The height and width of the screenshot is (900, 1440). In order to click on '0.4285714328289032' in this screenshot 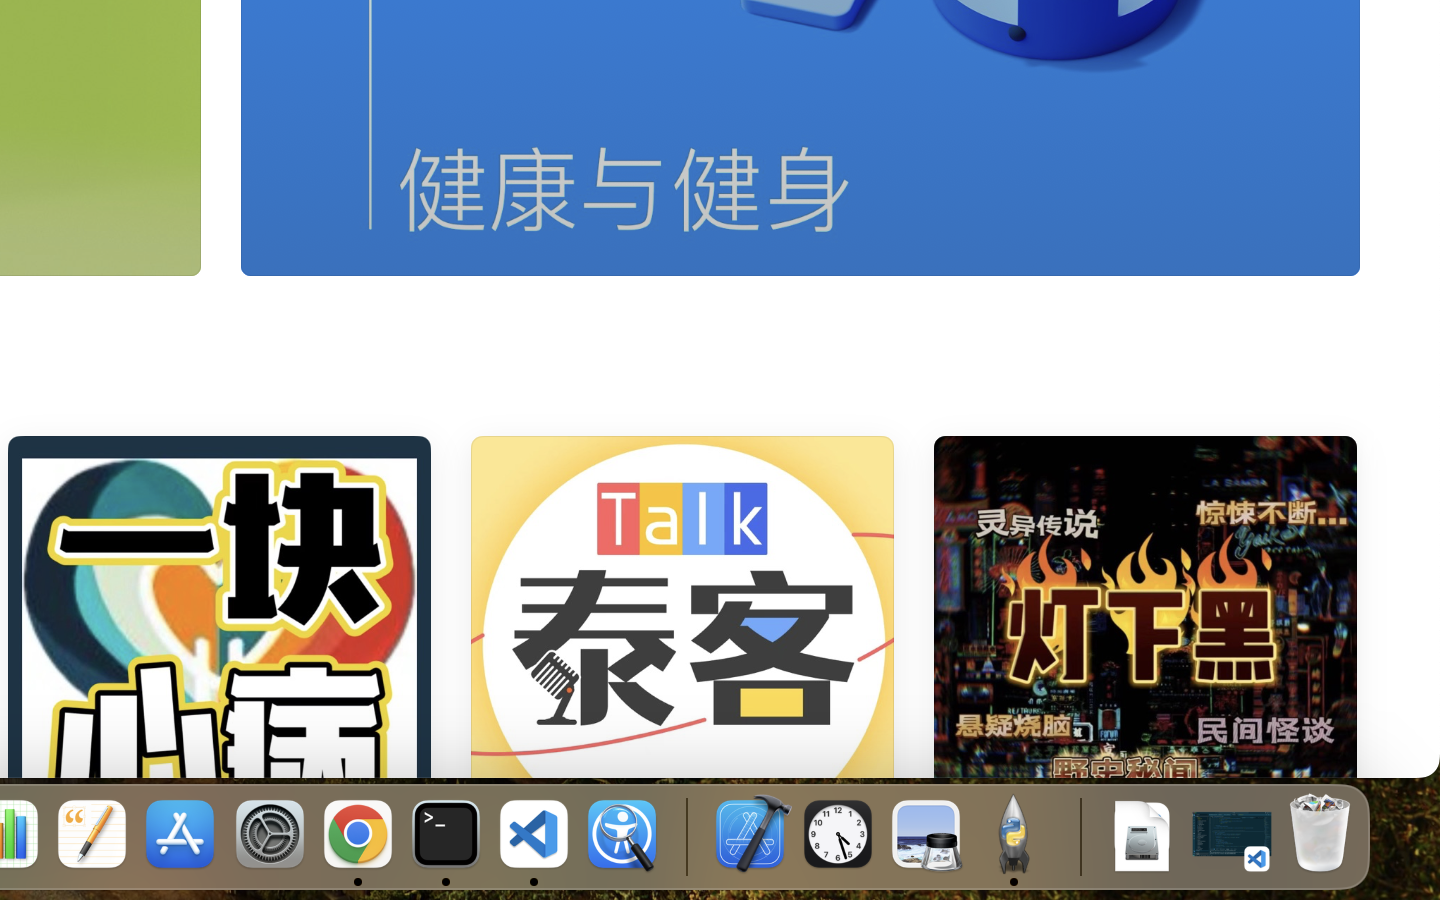, I will do `click(685, 835)`.